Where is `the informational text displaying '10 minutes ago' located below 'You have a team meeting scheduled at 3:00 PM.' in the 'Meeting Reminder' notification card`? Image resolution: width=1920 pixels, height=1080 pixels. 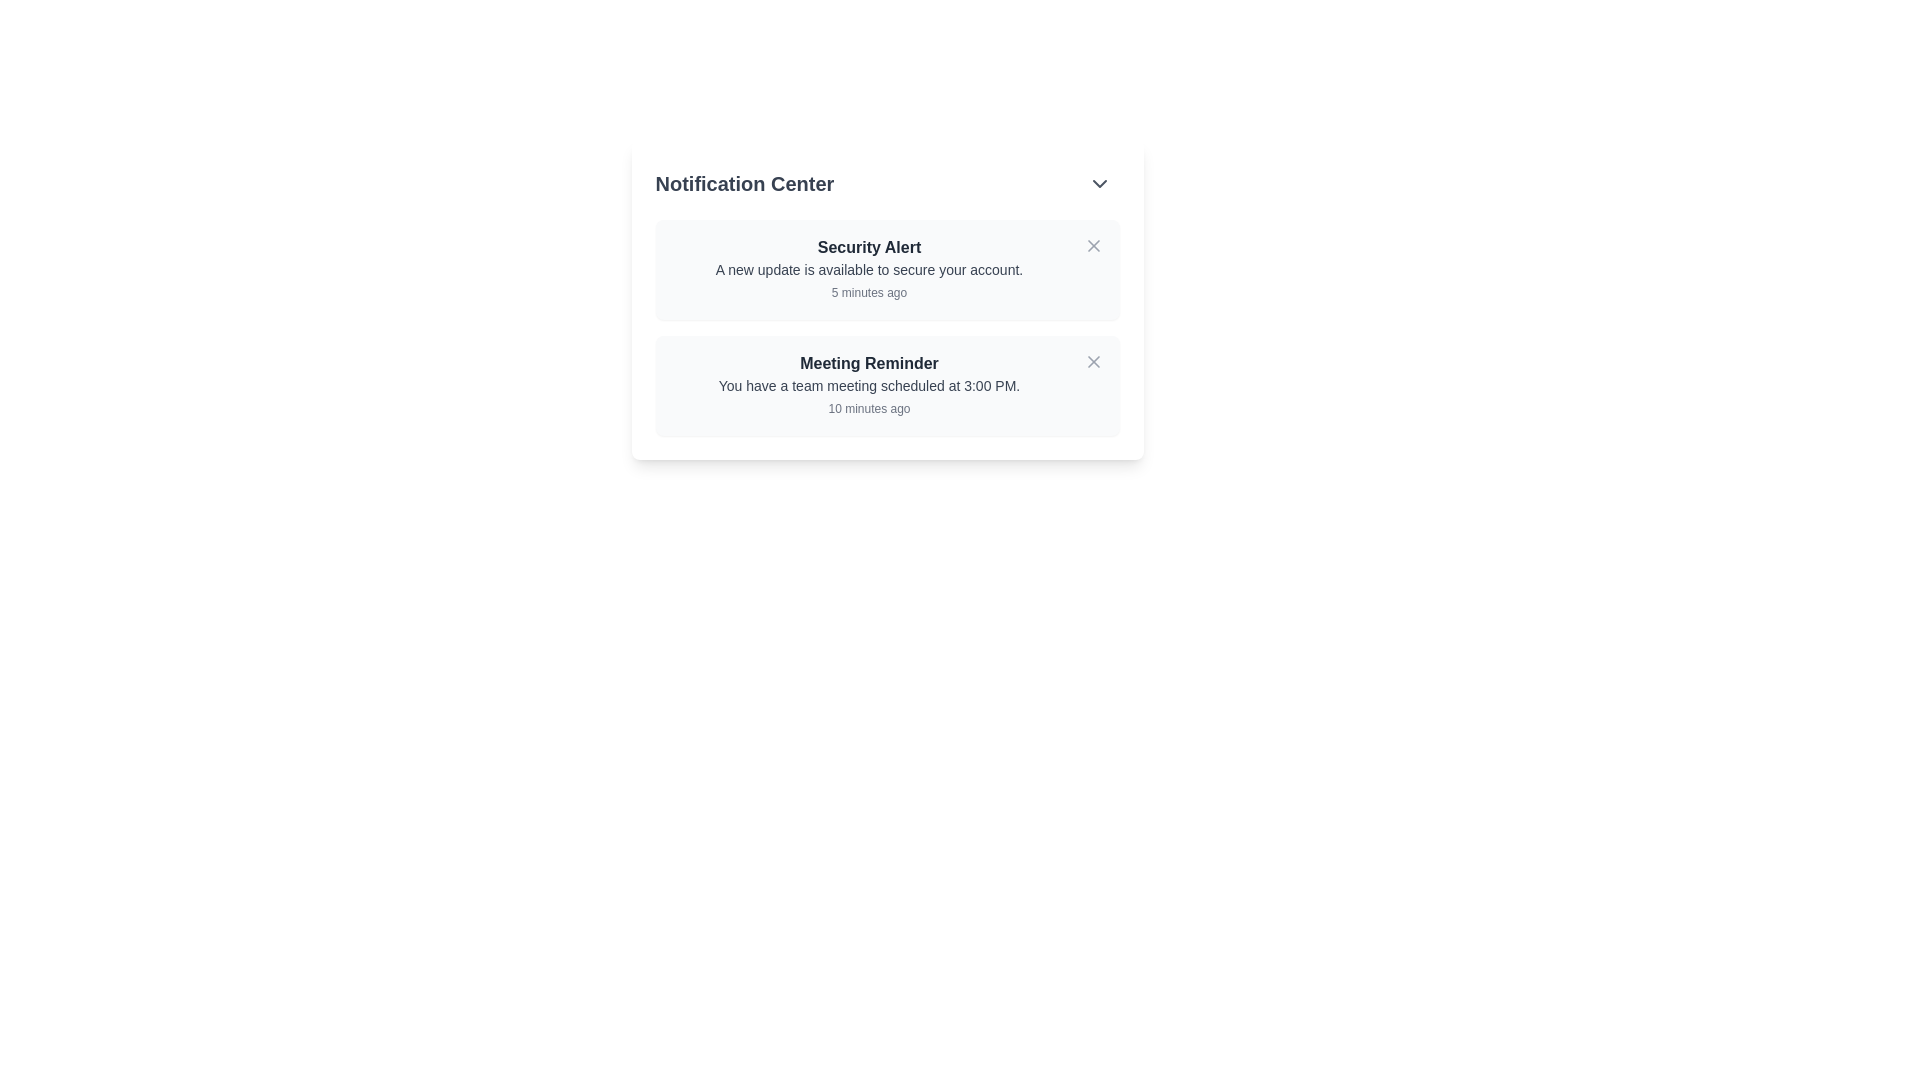
the informational text displaying '10 minutes ago' located below 'You have a team meeting scheduled at 3:00 PM.' in the 'Meeting Reminder' notification card is located at coordinates (869, 407).